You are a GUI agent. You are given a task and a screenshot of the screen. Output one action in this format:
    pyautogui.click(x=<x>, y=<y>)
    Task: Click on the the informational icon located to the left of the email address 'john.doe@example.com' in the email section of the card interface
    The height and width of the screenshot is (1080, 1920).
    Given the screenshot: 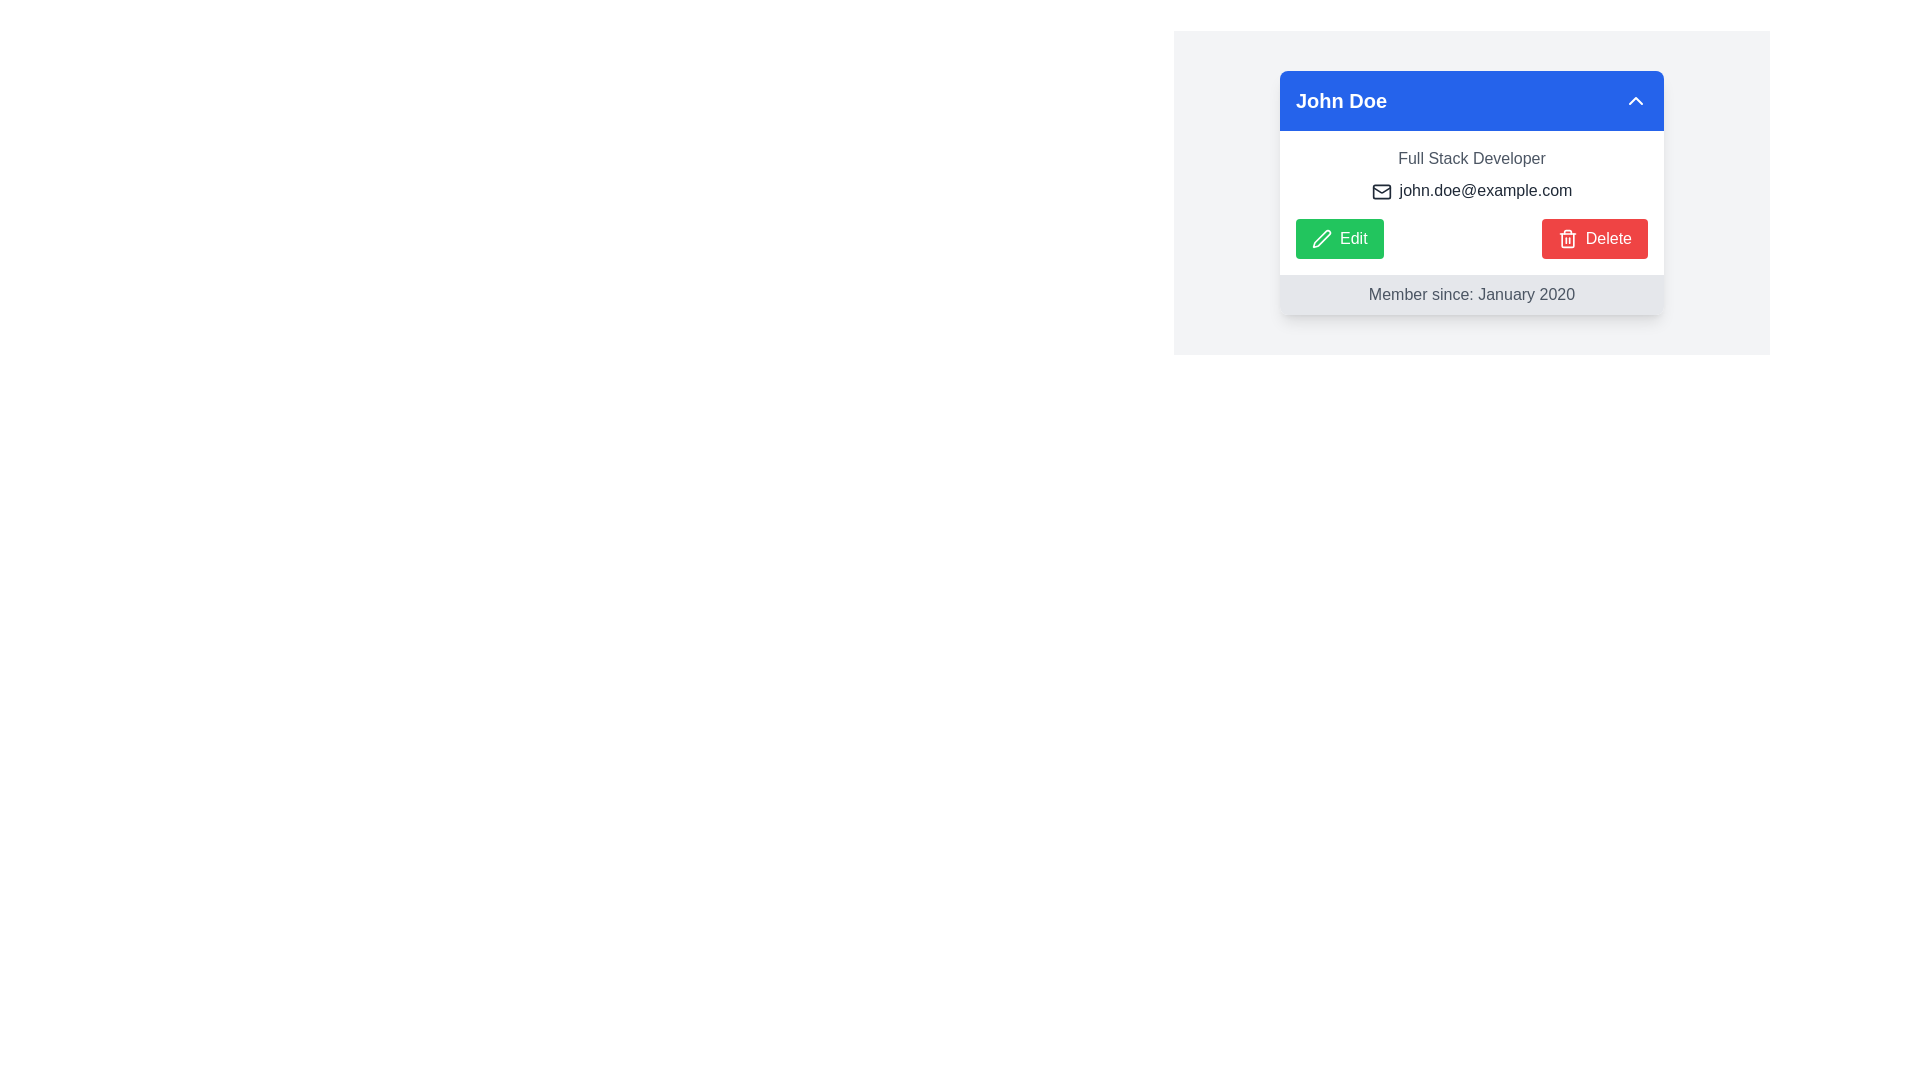 What is the action you would take?
    pyautogui.click(x=1380, y=191)
    